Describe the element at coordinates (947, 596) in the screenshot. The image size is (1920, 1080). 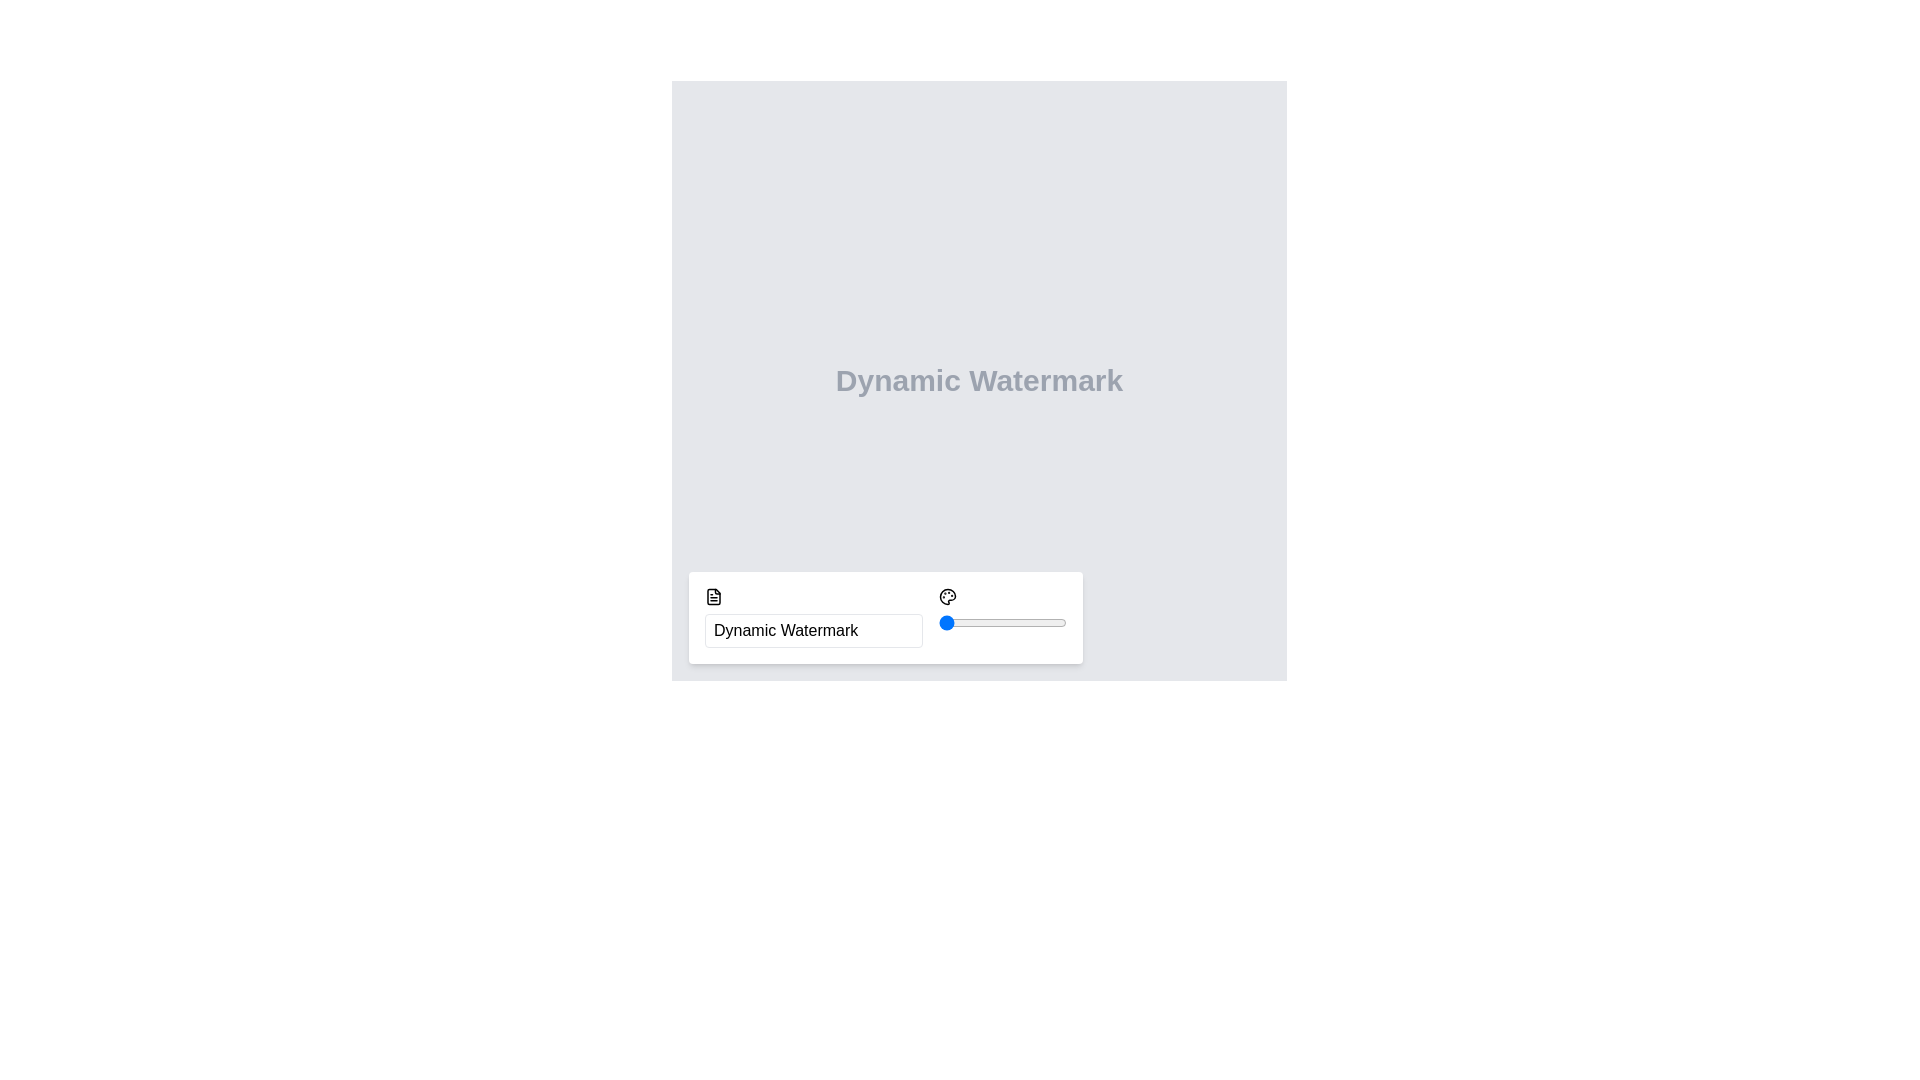
I see `the circular palette icon located in the button group at the bottom center of the view` at that location.